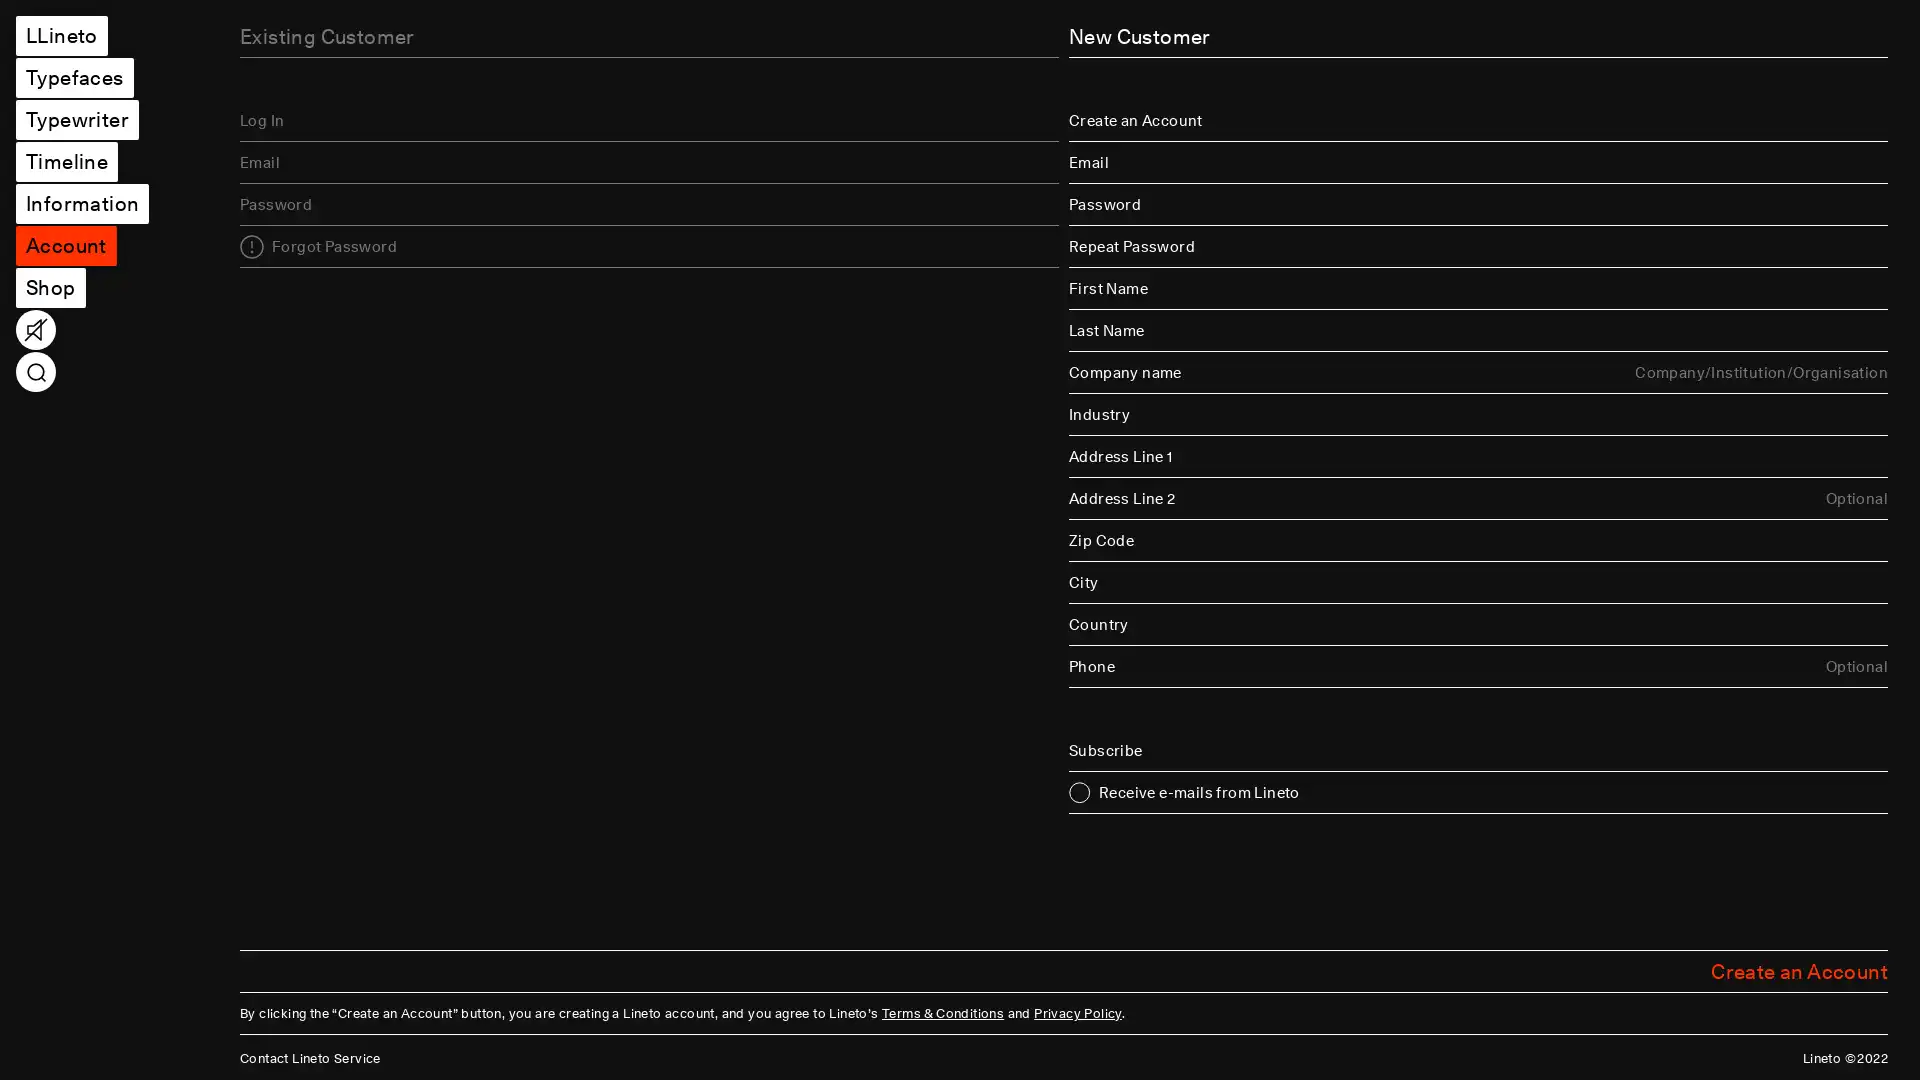  What do you see at coordinates (317, 245) in the screenshot?
I see `Forgot Password` at bounding box center [317, 245].